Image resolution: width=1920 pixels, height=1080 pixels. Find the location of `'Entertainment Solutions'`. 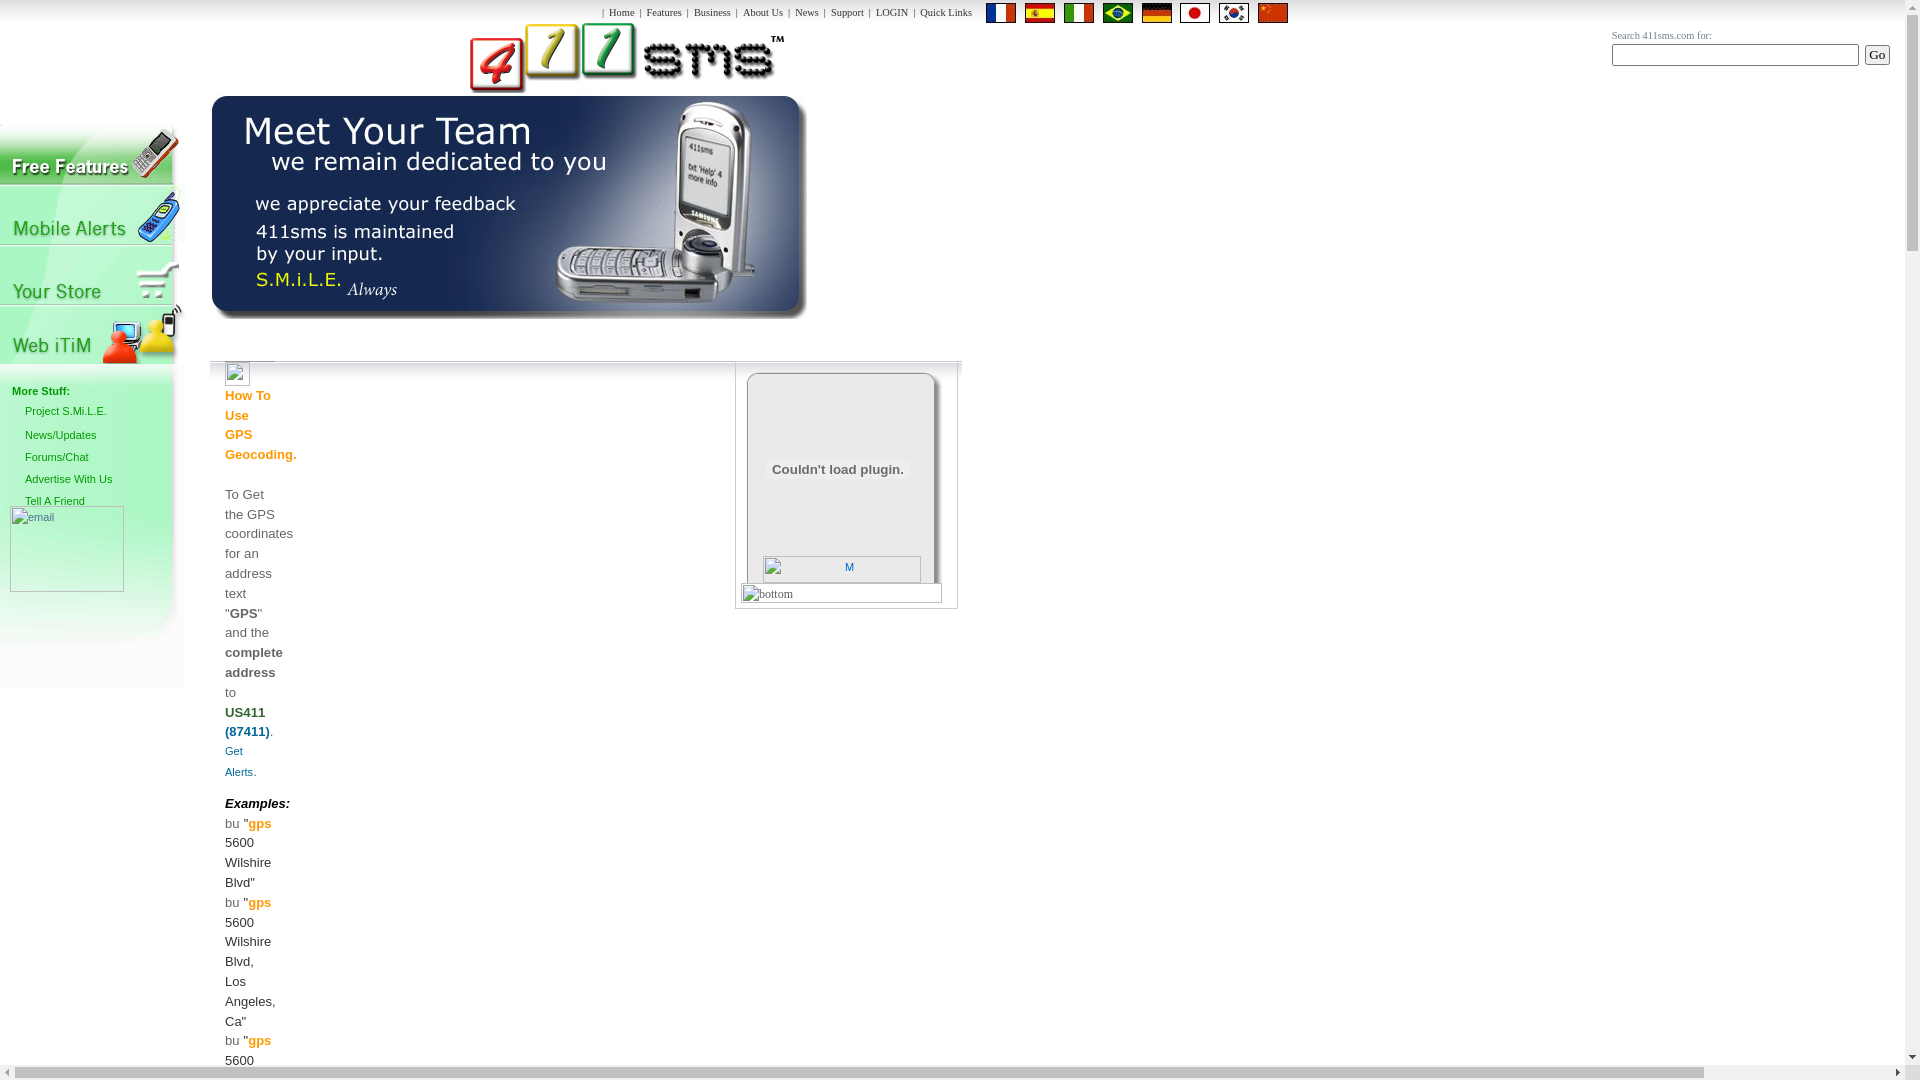

'Entertainment Solutions' is located at coordinates (0, 213).